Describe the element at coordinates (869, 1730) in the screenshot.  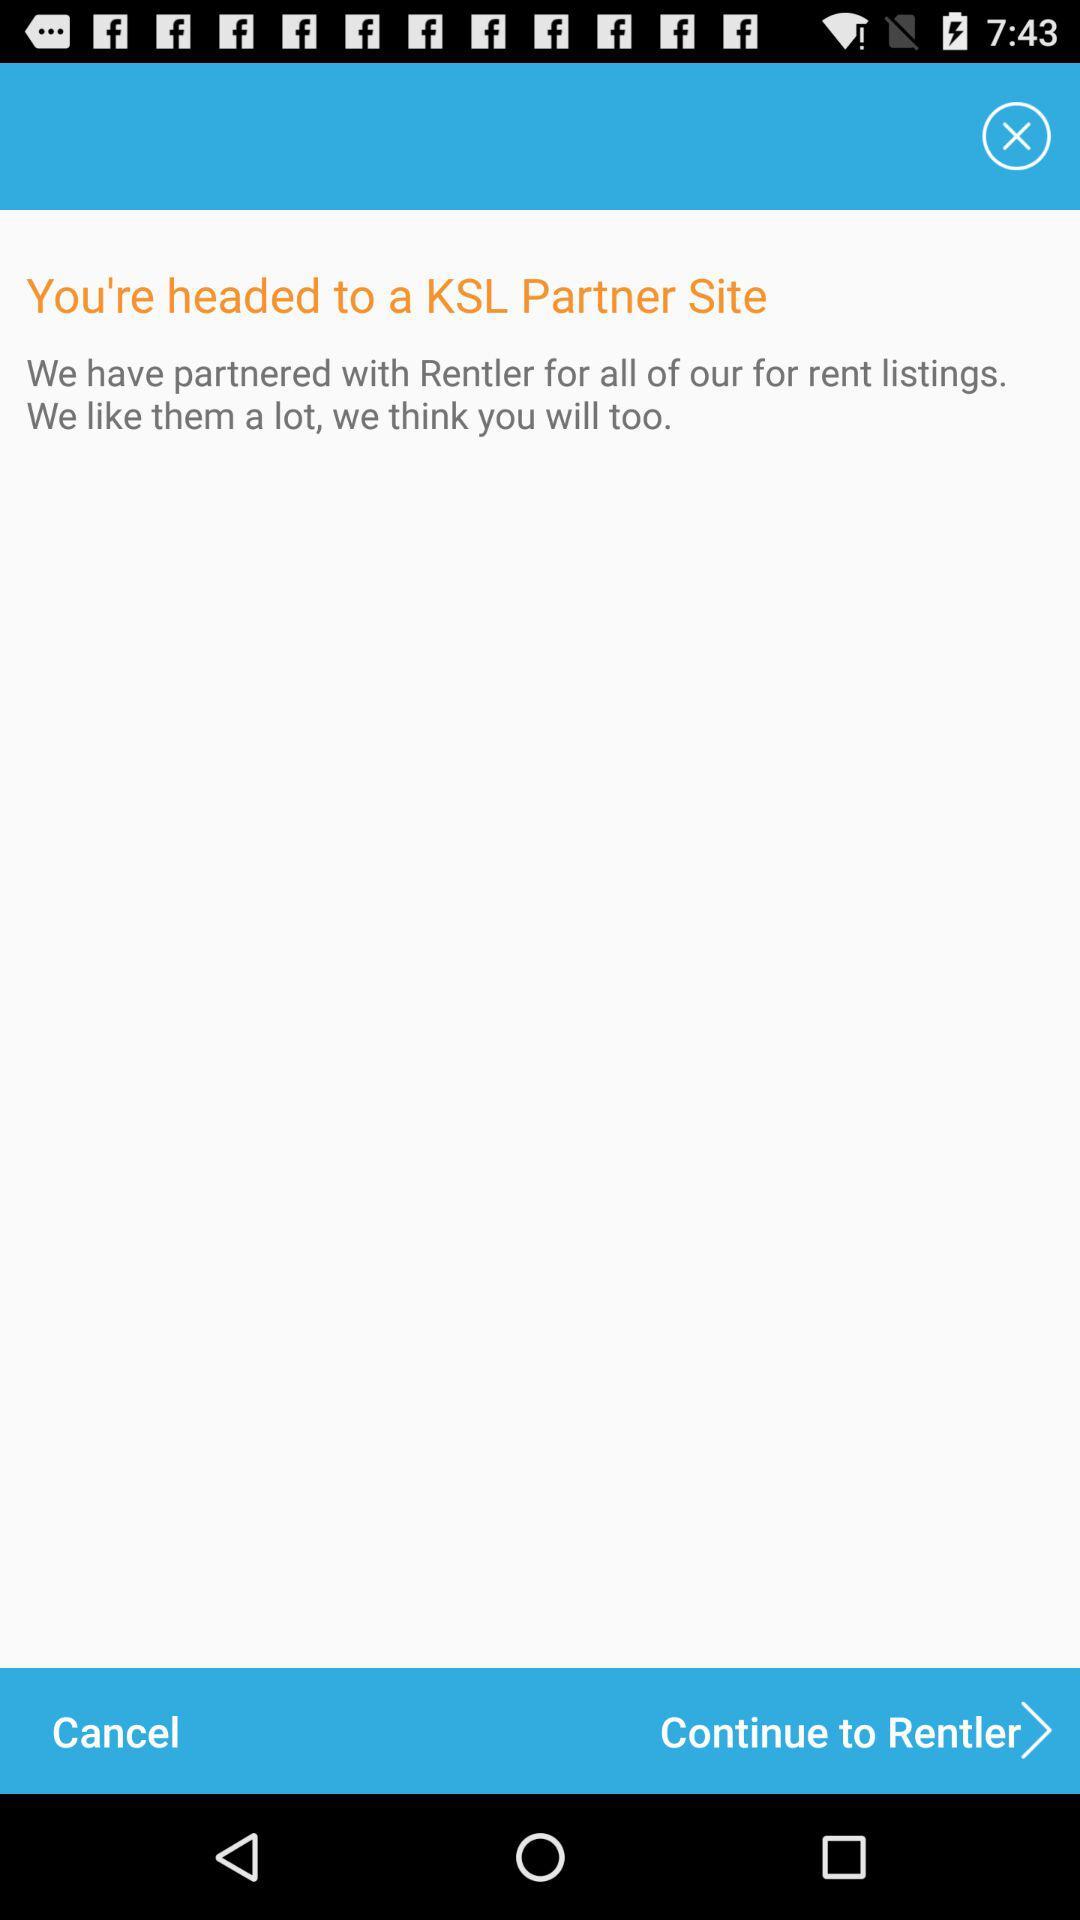
I see `the icon at the bottom right corner` at that location.